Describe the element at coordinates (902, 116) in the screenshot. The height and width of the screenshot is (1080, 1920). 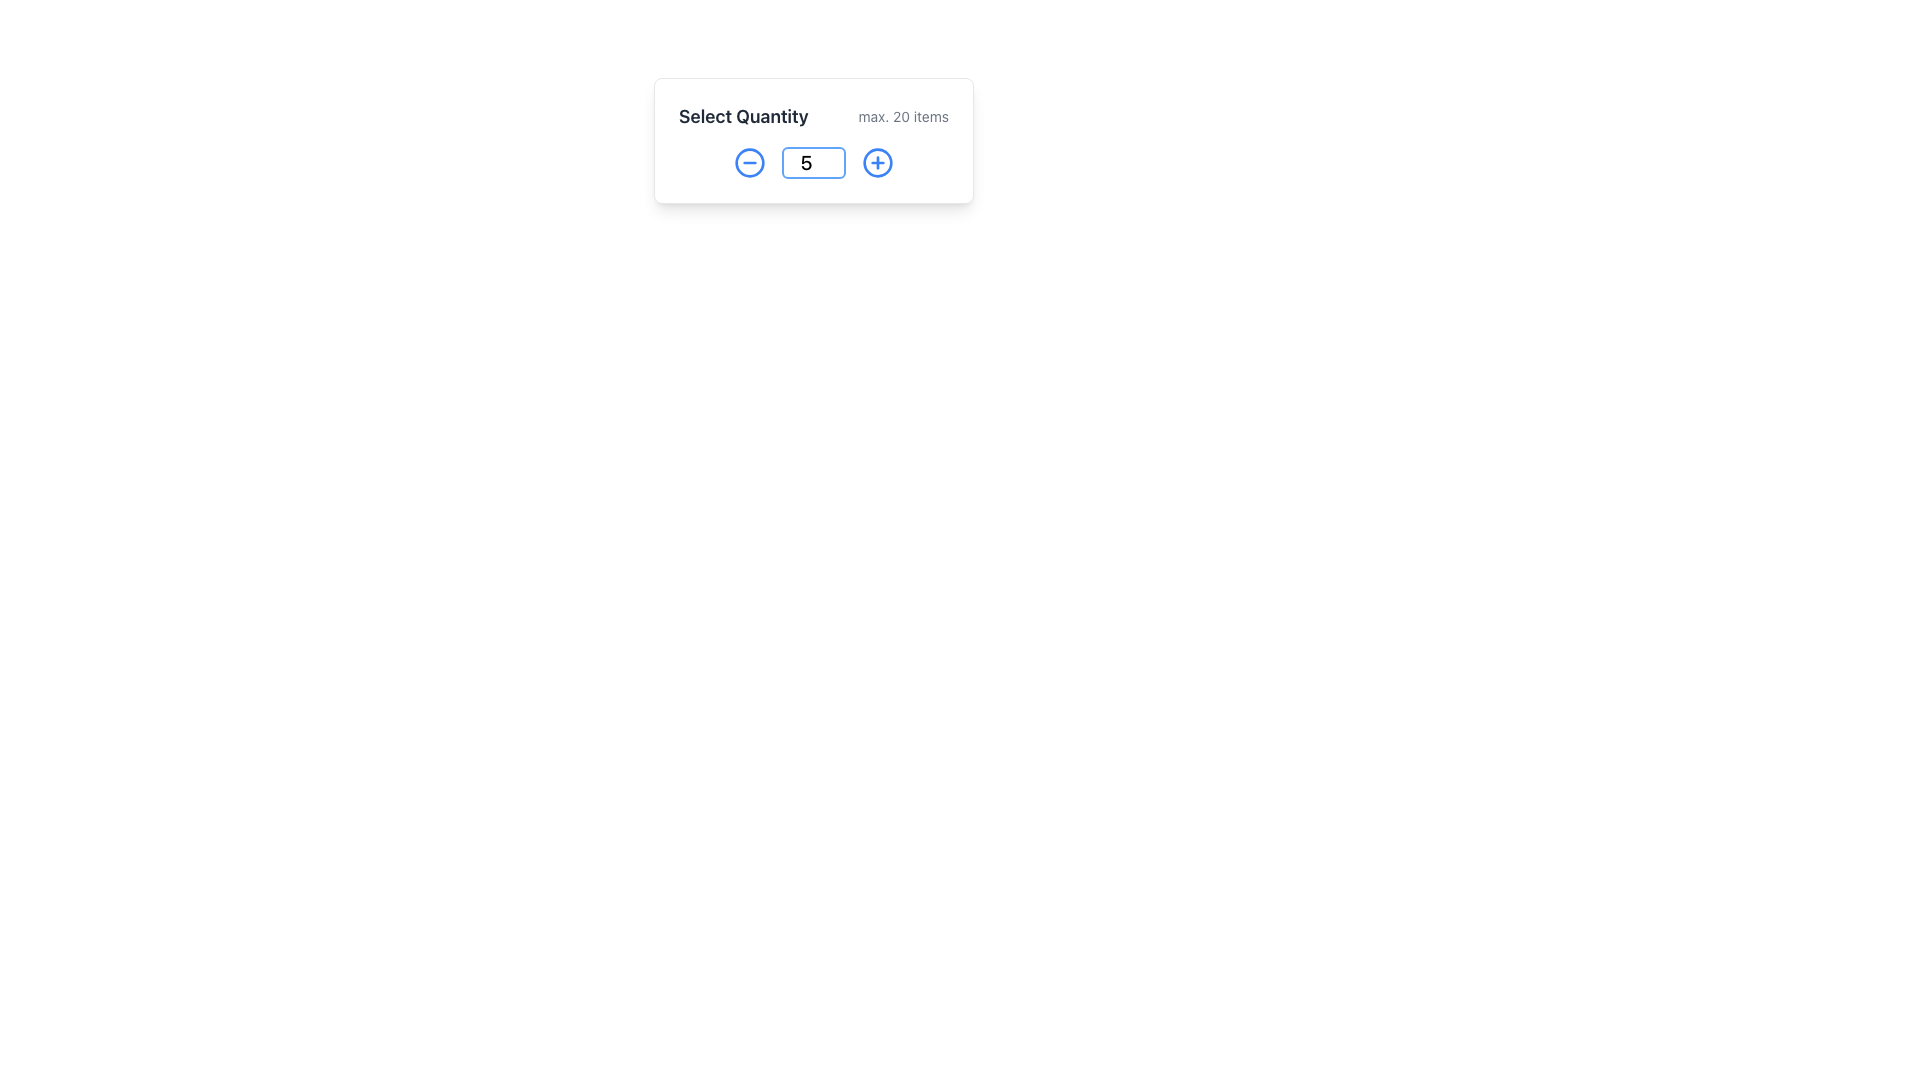
I see `the informative label reading 'max. 20 items' located to the right of the 'Select Quantity' text` at that location.